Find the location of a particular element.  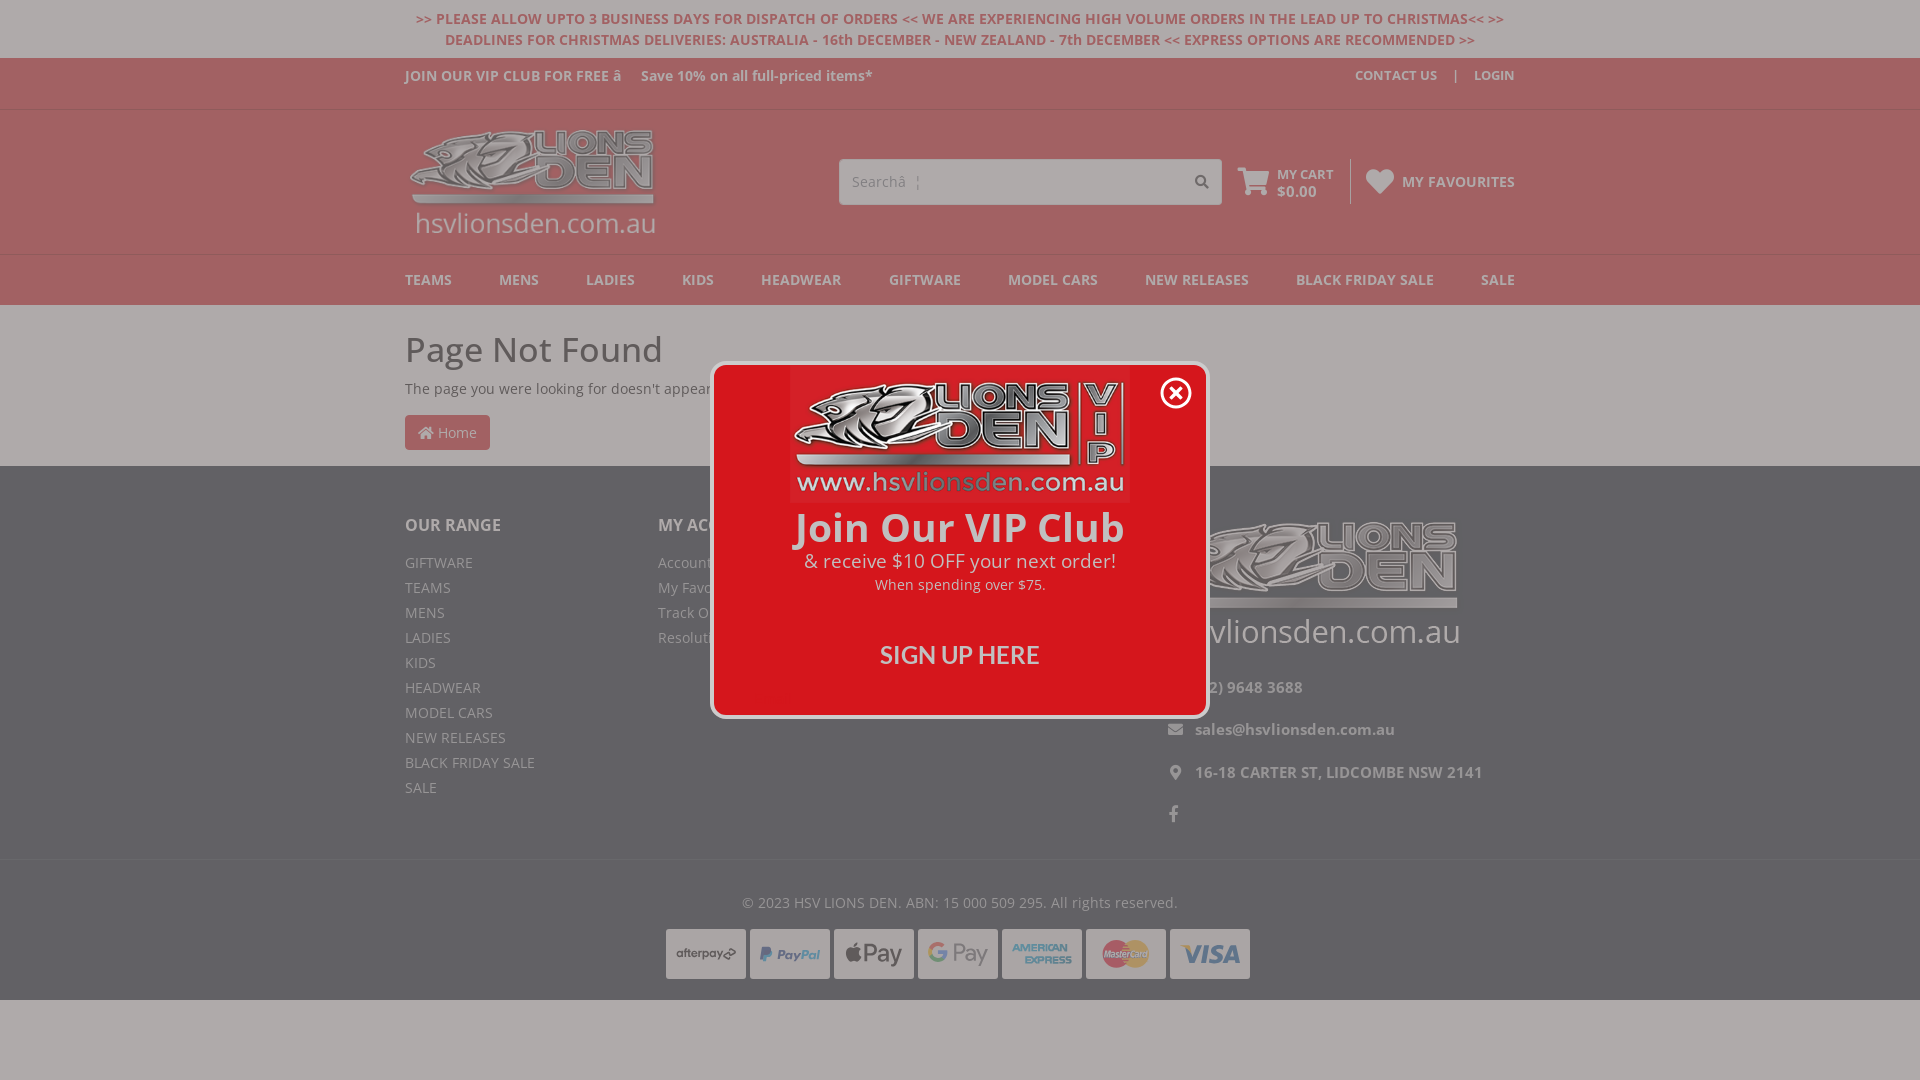

'Track Order' is located at coordinates (657, 611).